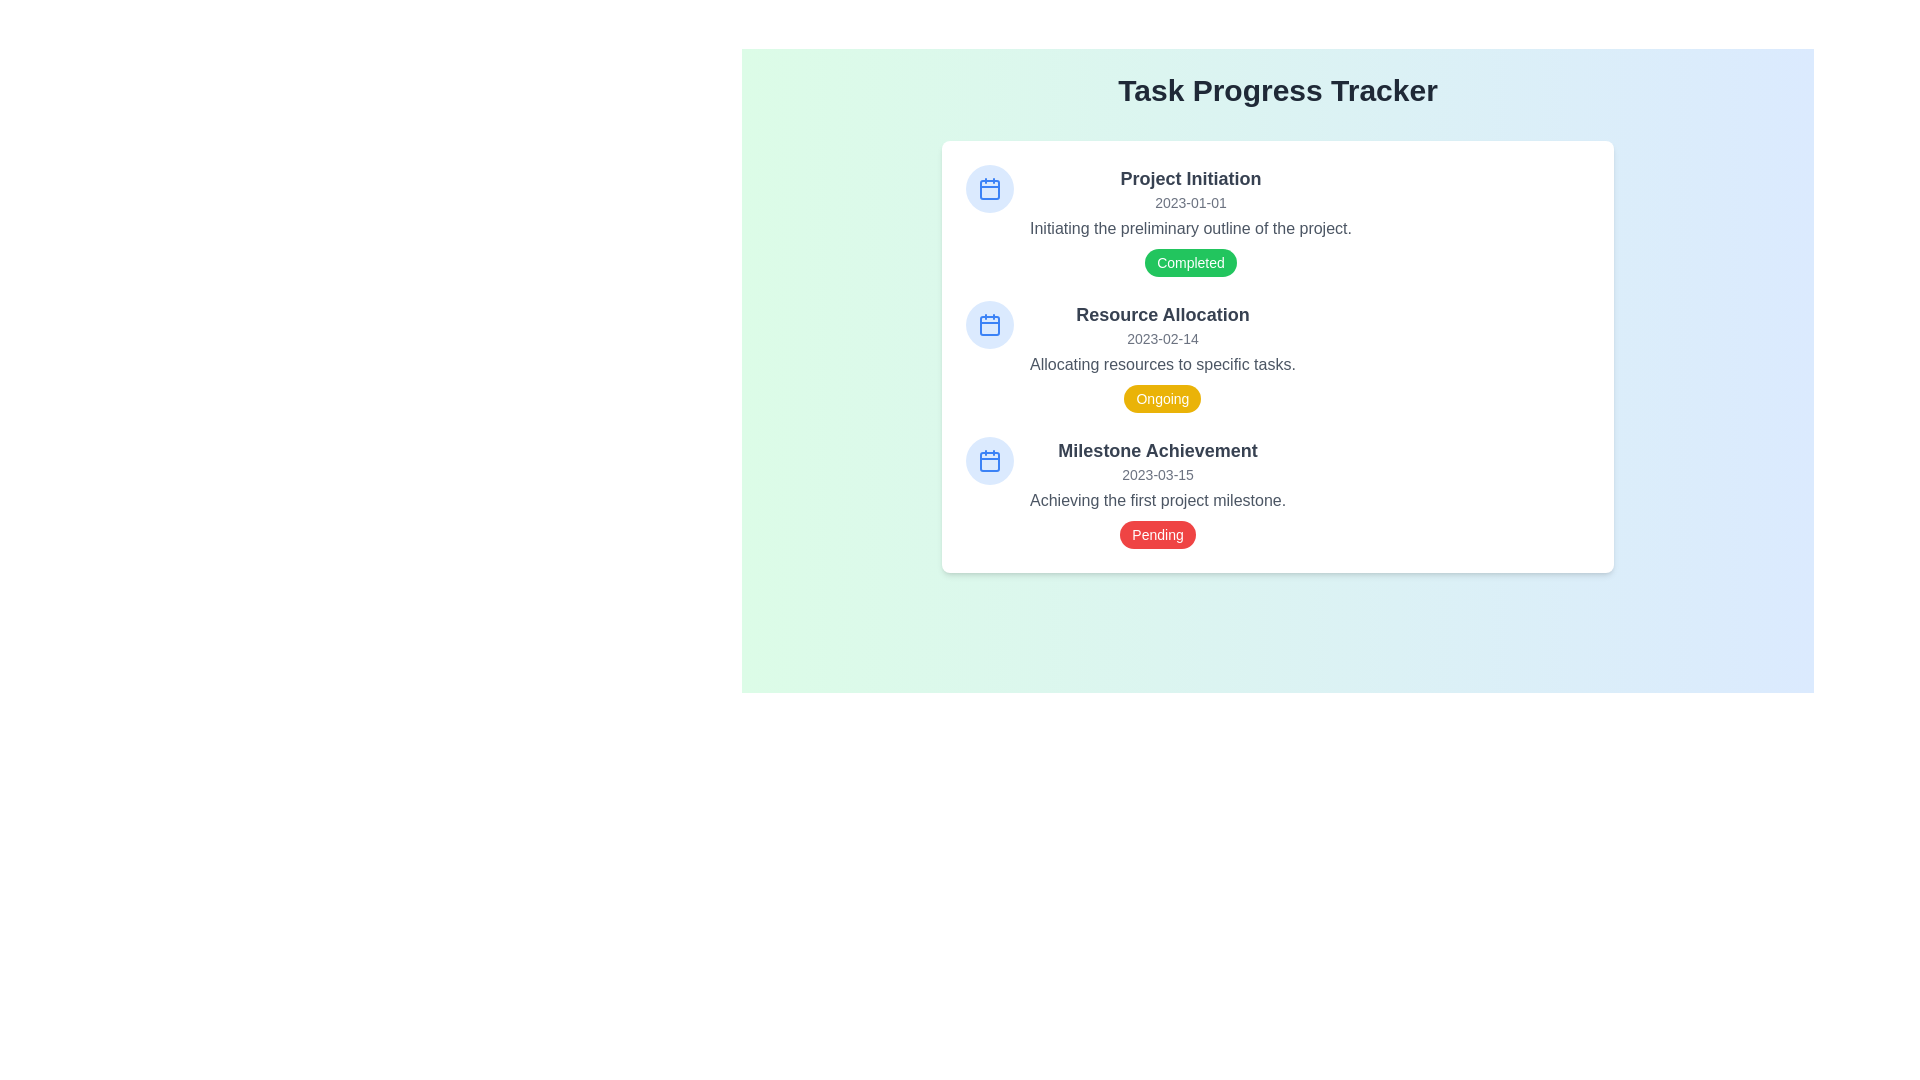 The width and height of the screenshot is (1920, 1080). I want to click on the Status label indicating the completion status of the 'Project Initiation' task, which is centrally positioned below the project's description text, so click(1190, 261).